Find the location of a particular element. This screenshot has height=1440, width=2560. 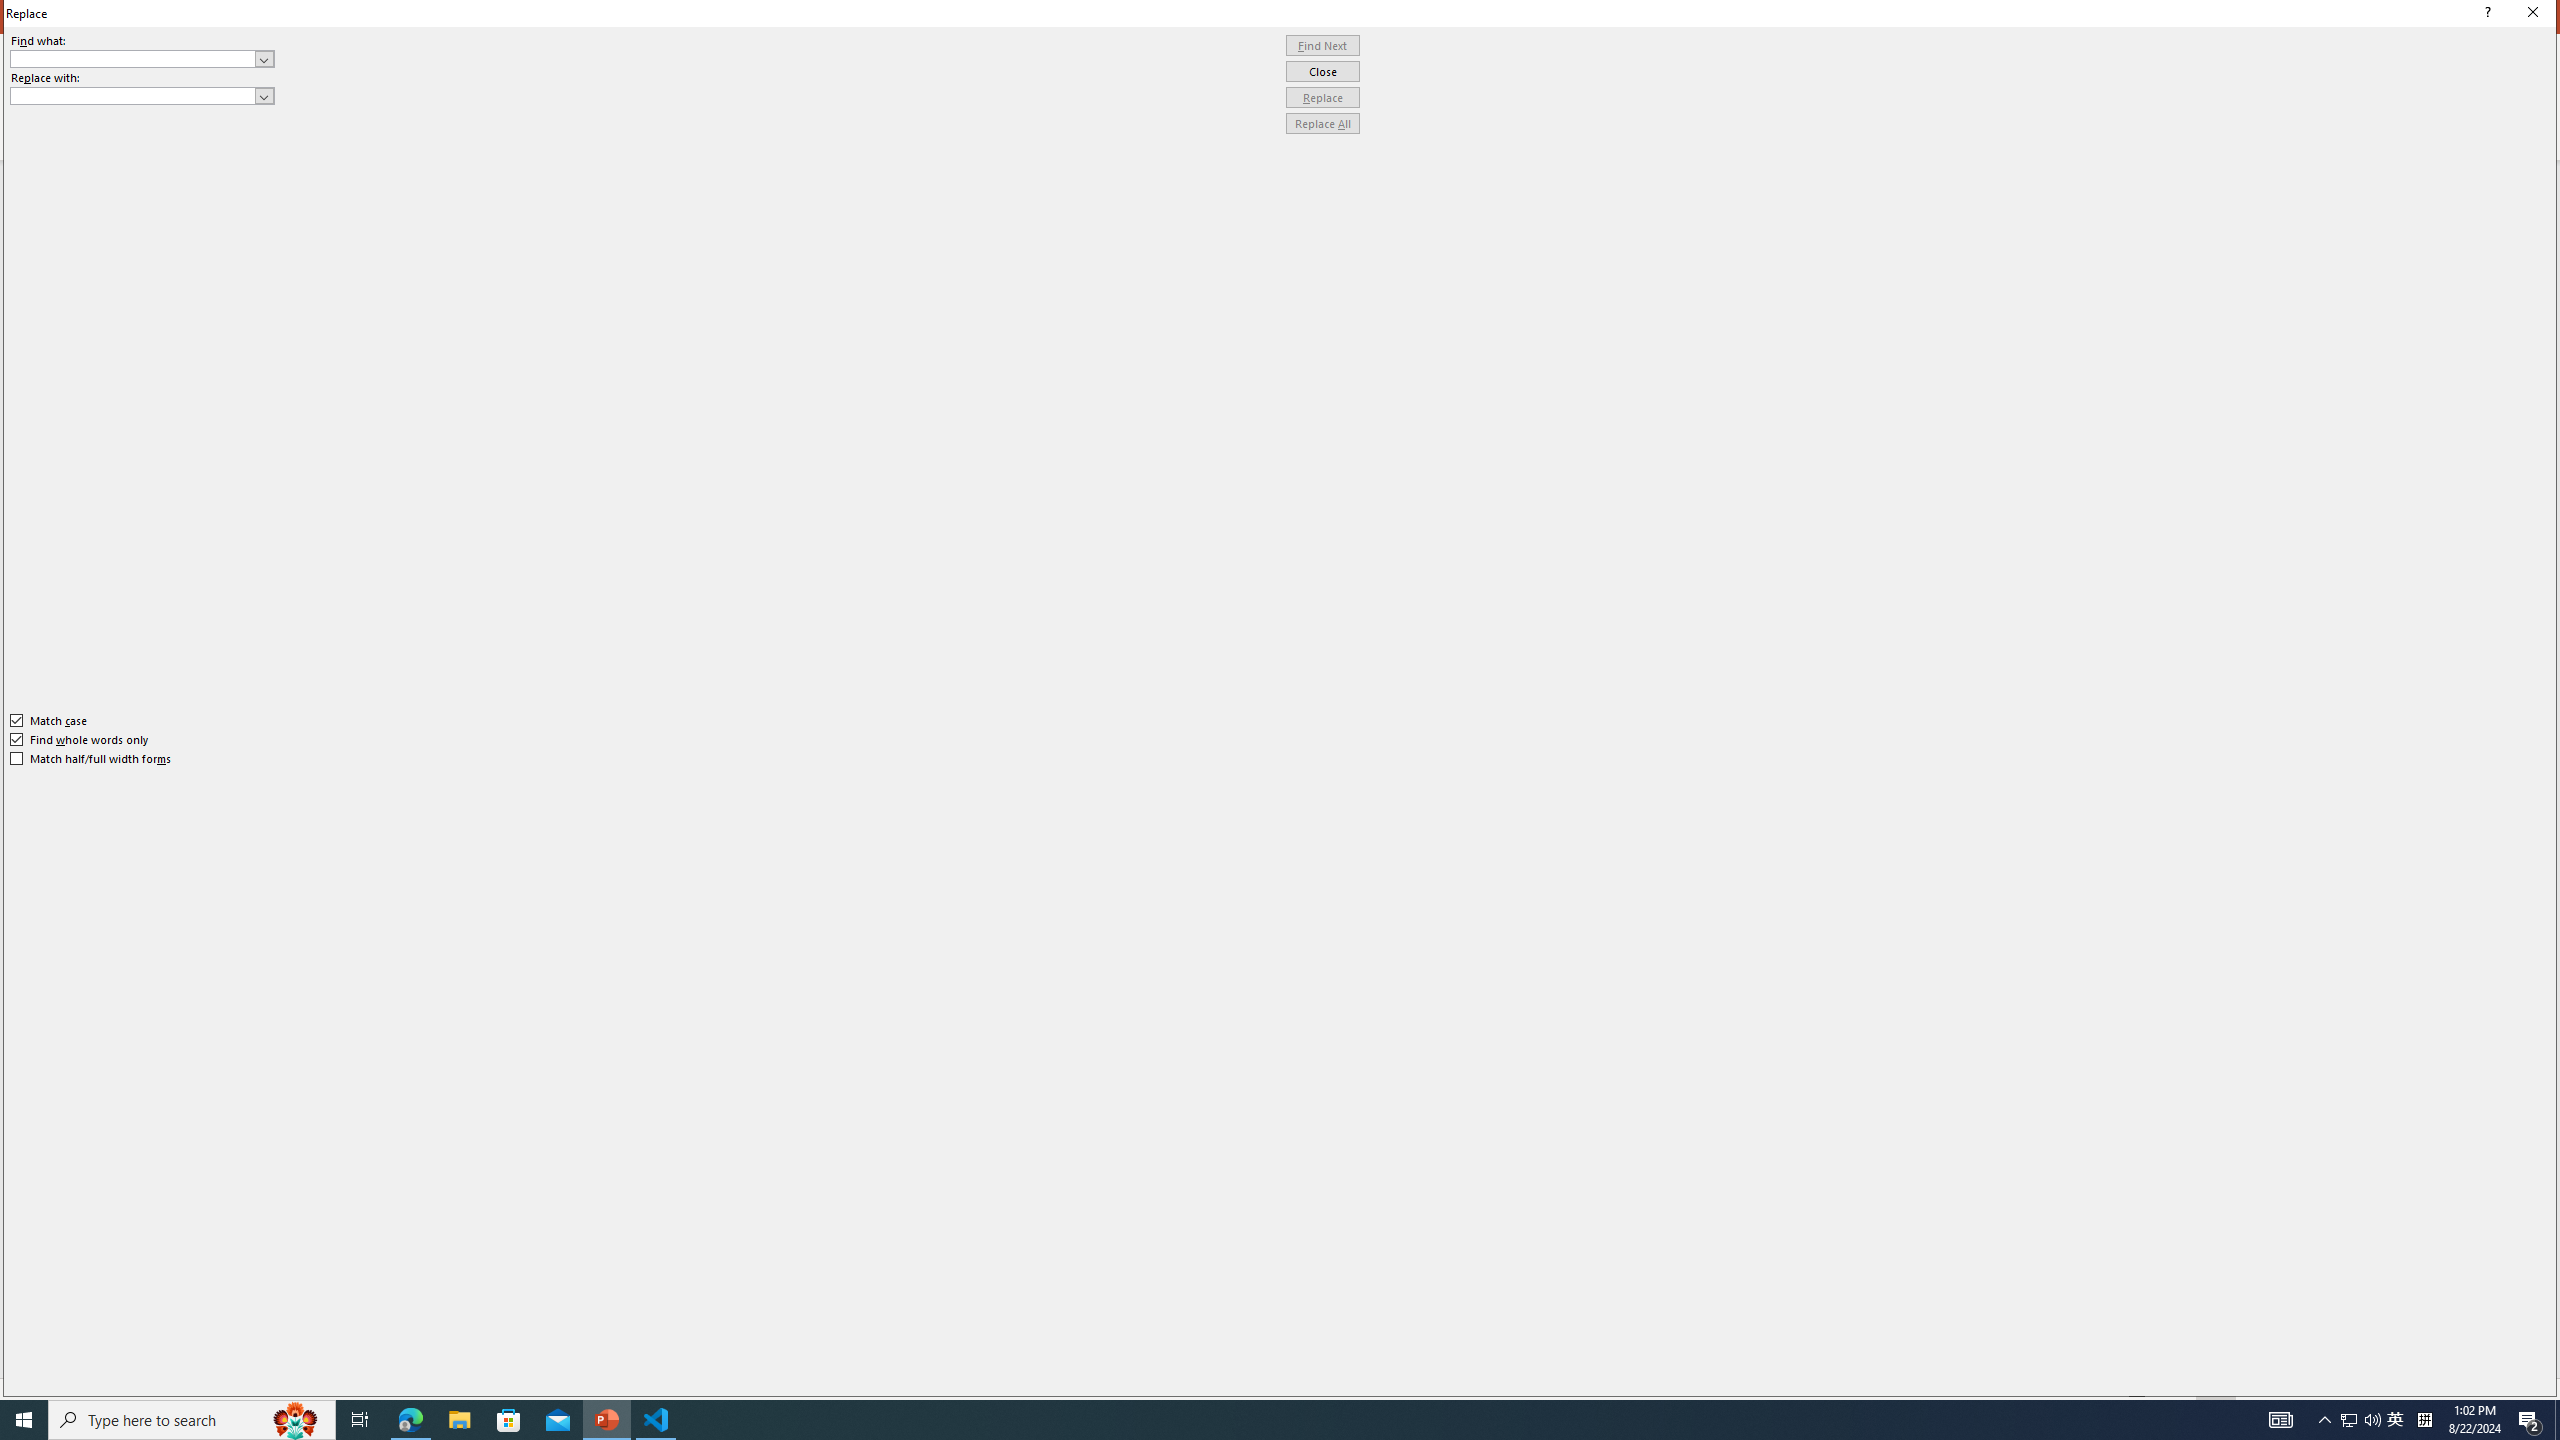

'Match half/full width forms' is located at coordinates (91, 758).